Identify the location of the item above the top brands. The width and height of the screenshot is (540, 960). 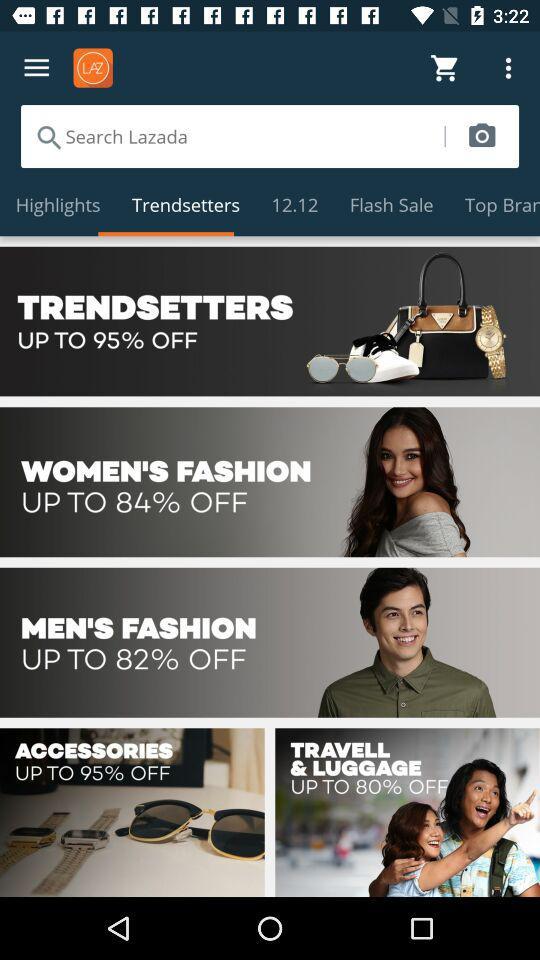
(481, 135).